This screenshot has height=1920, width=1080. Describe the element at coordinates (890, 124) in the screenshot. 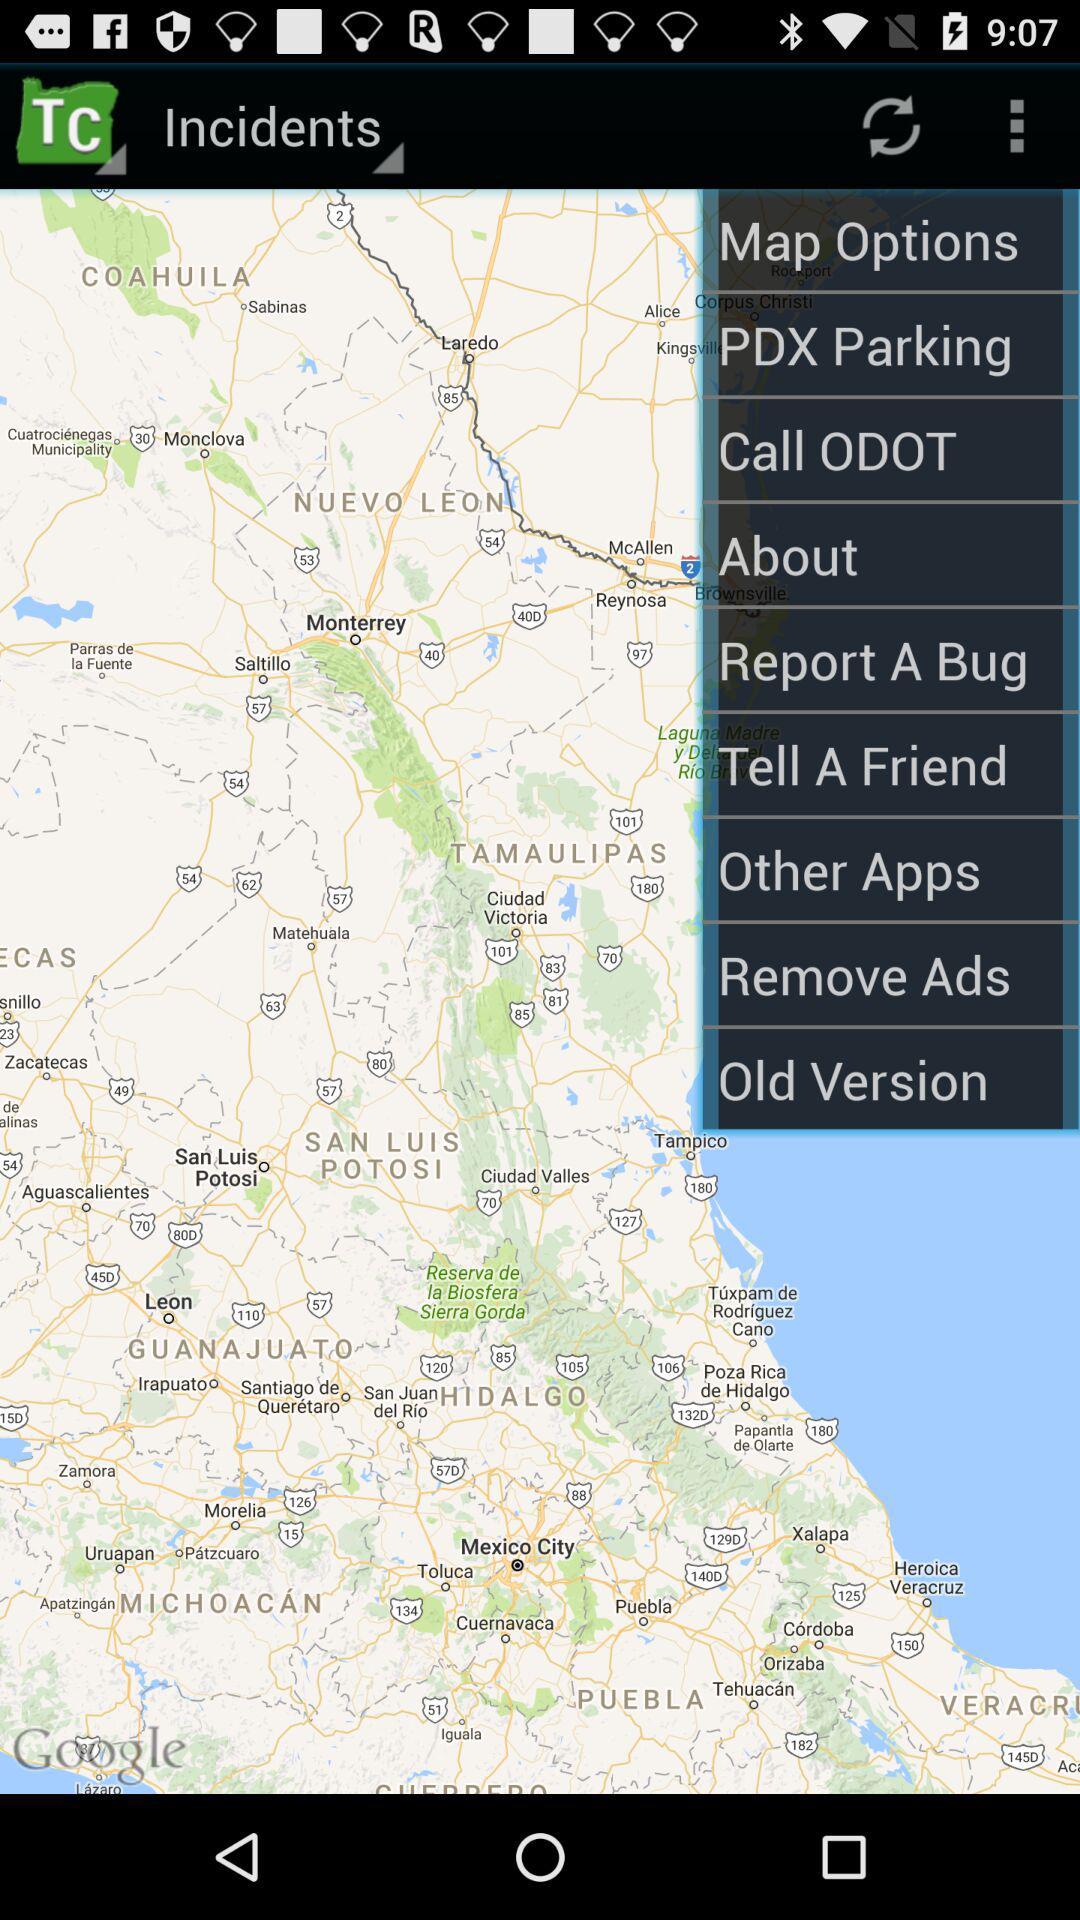

I see `synchronize icon` at that location.